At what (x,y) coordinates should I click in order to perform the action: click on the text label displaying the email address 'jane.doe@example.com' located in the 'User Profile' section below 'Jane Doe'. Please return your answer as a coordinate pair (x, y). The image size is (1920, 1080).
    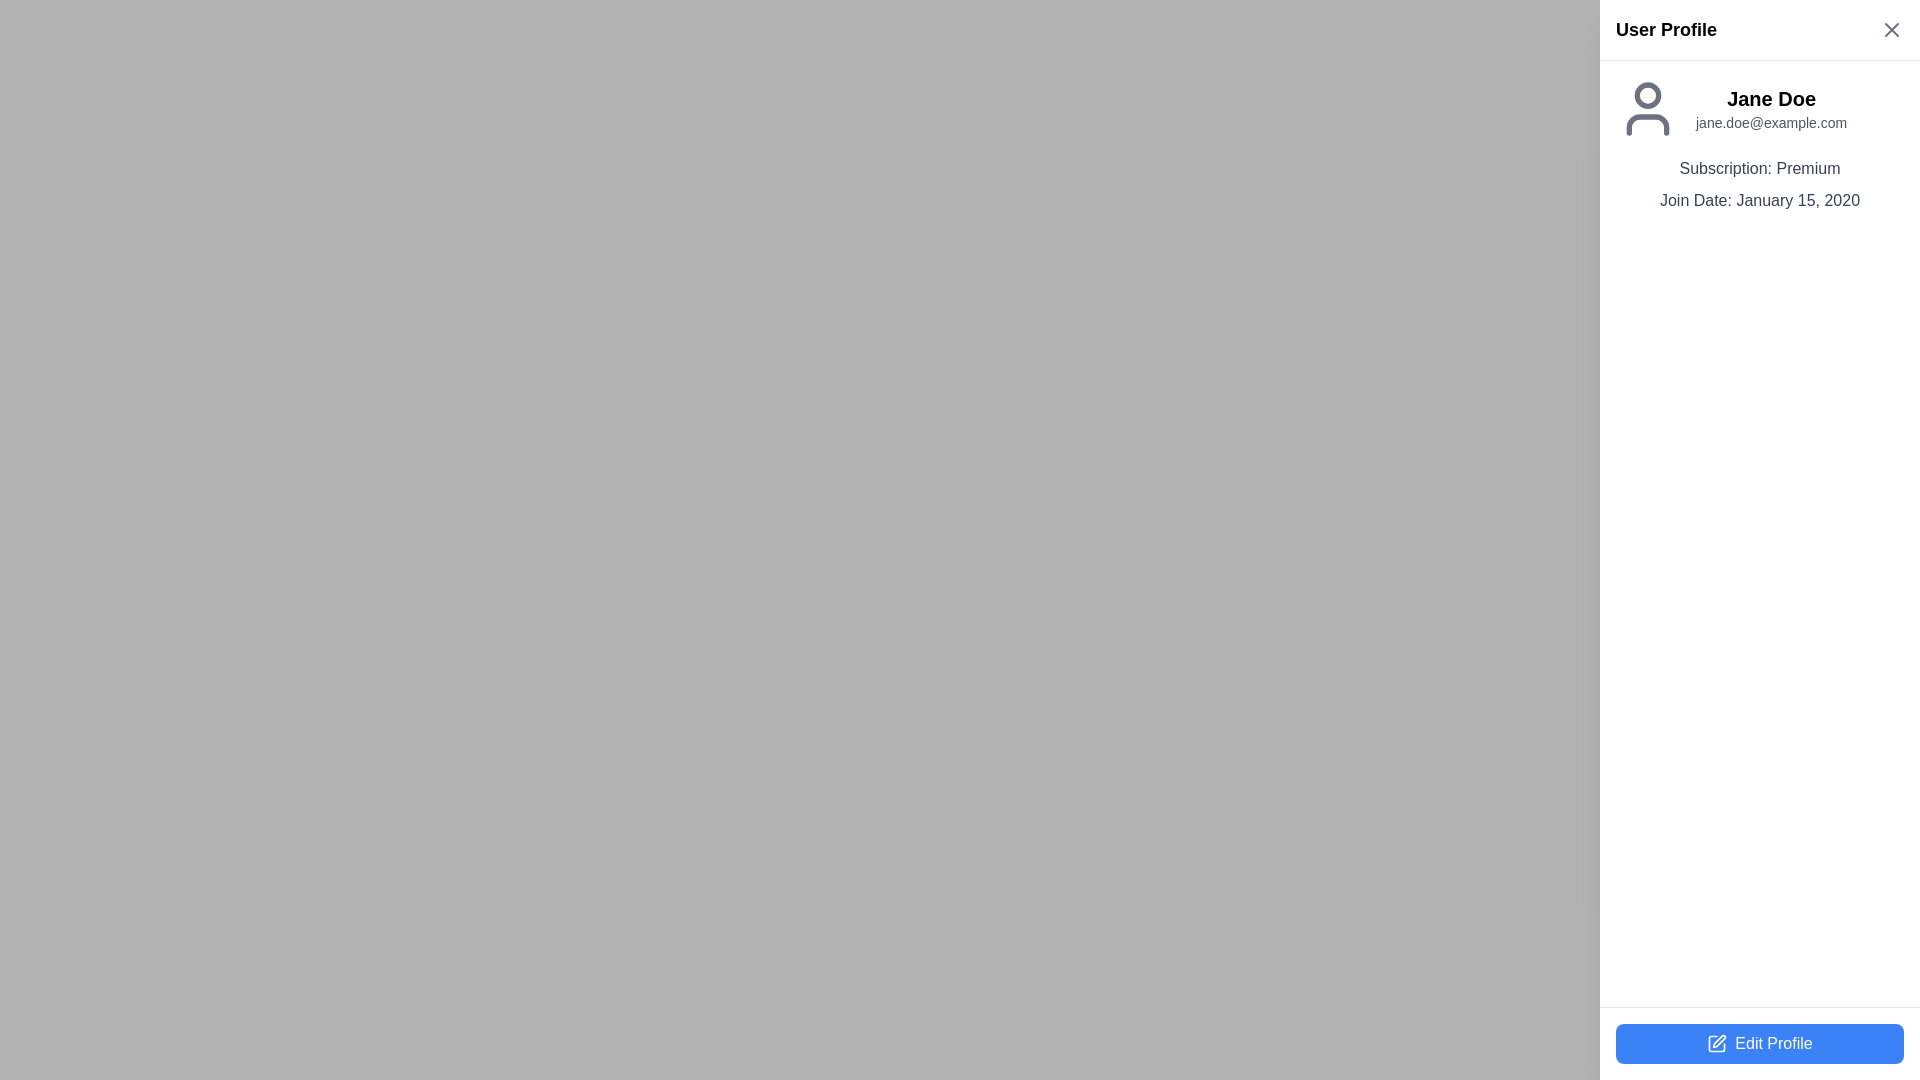
    Looking at the image, I should click on (1771, 123).